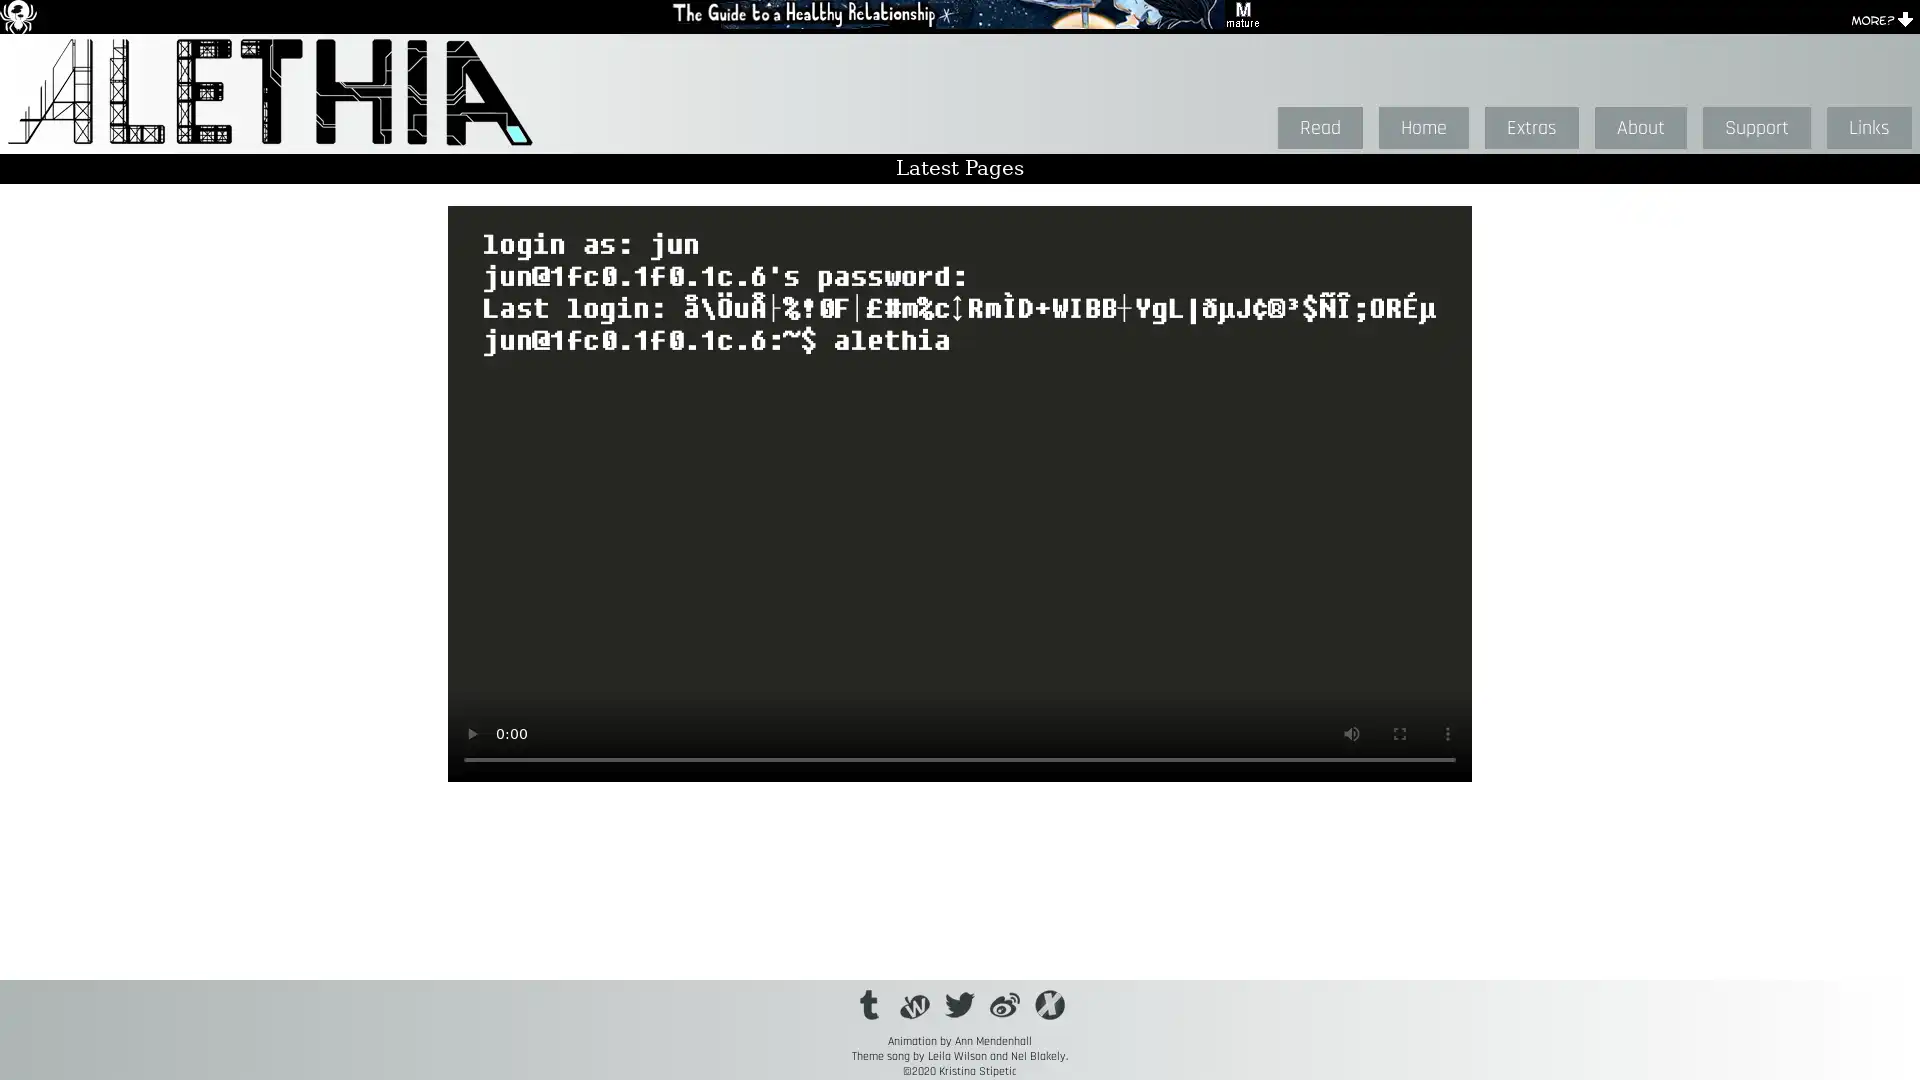  I want to click on play, so click(470, 733).